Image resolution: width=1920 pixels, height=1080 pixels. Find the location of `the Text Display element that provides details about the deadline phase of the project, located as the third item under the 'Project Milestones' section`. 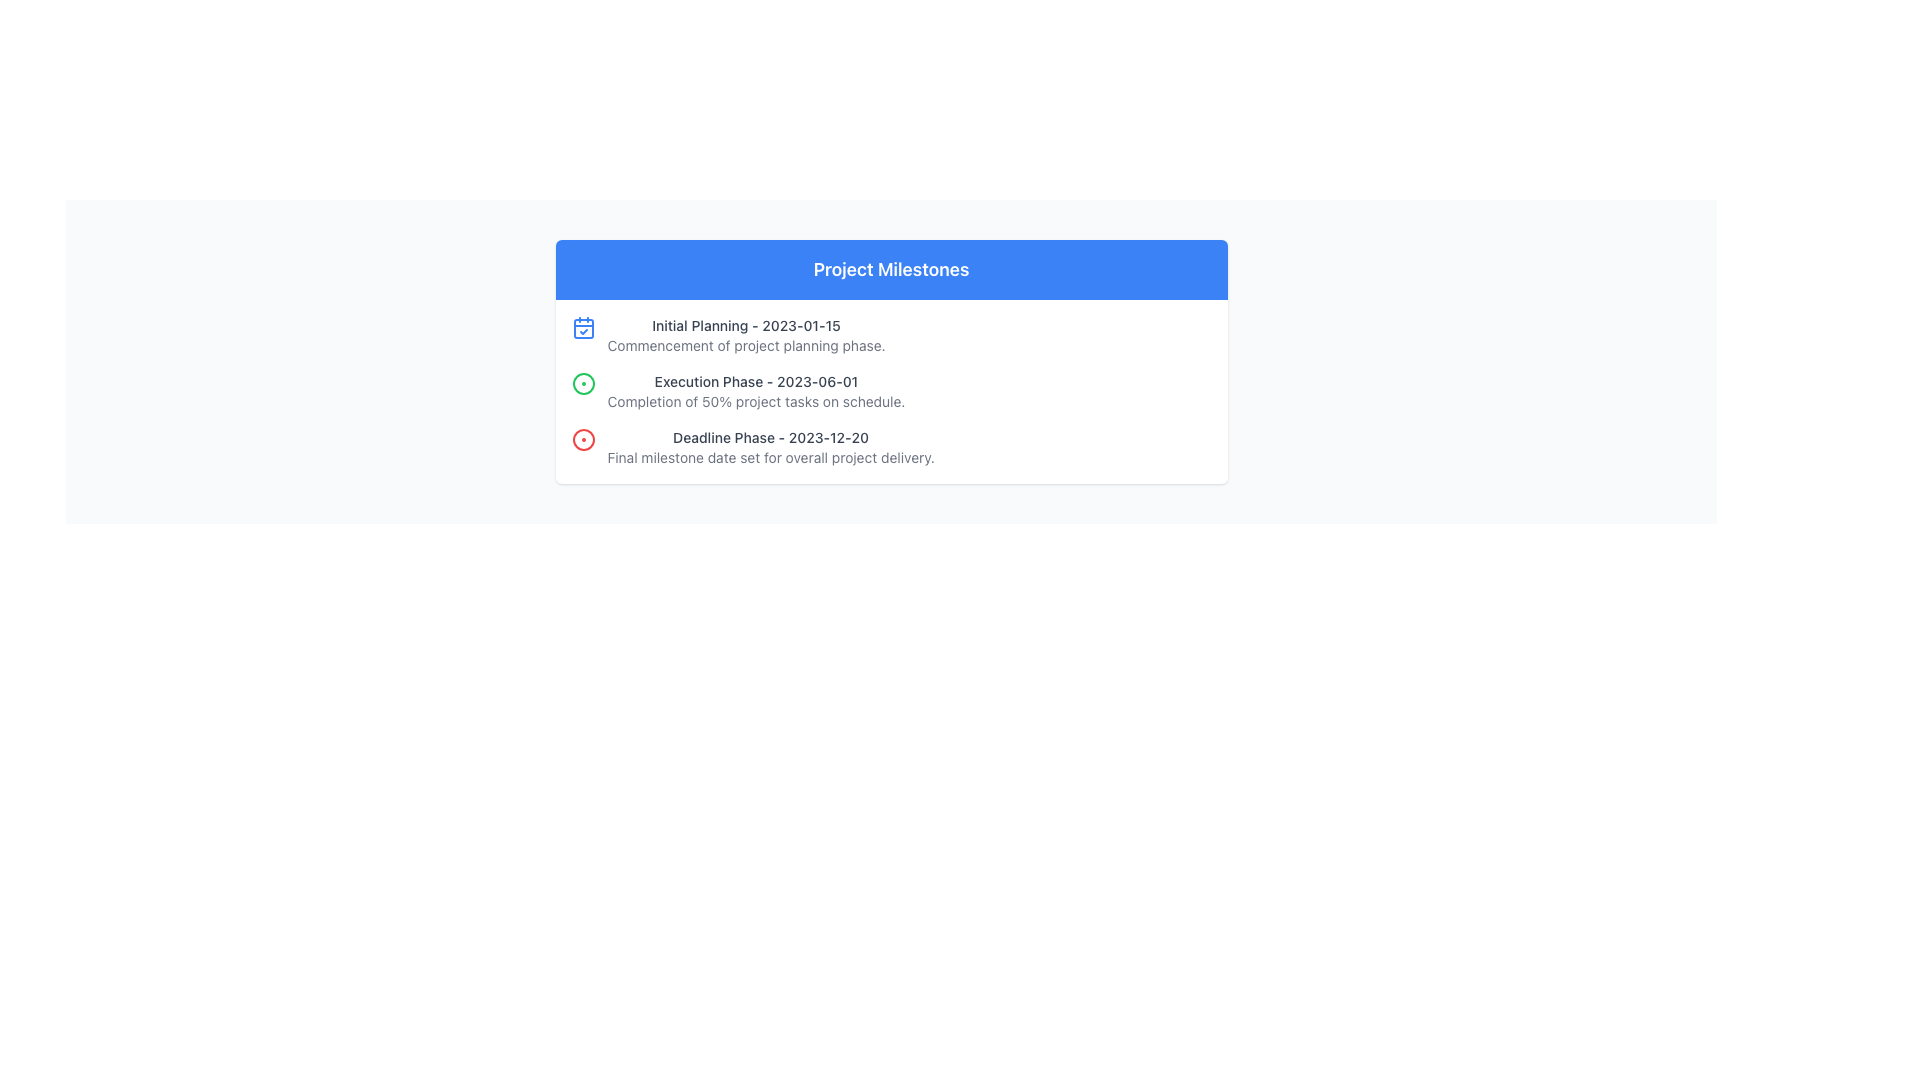

the Text Display element that provides details about the deadline phase of the project, located as the third item under the 'Project Milestones' section is located at coordinates (770, 446).